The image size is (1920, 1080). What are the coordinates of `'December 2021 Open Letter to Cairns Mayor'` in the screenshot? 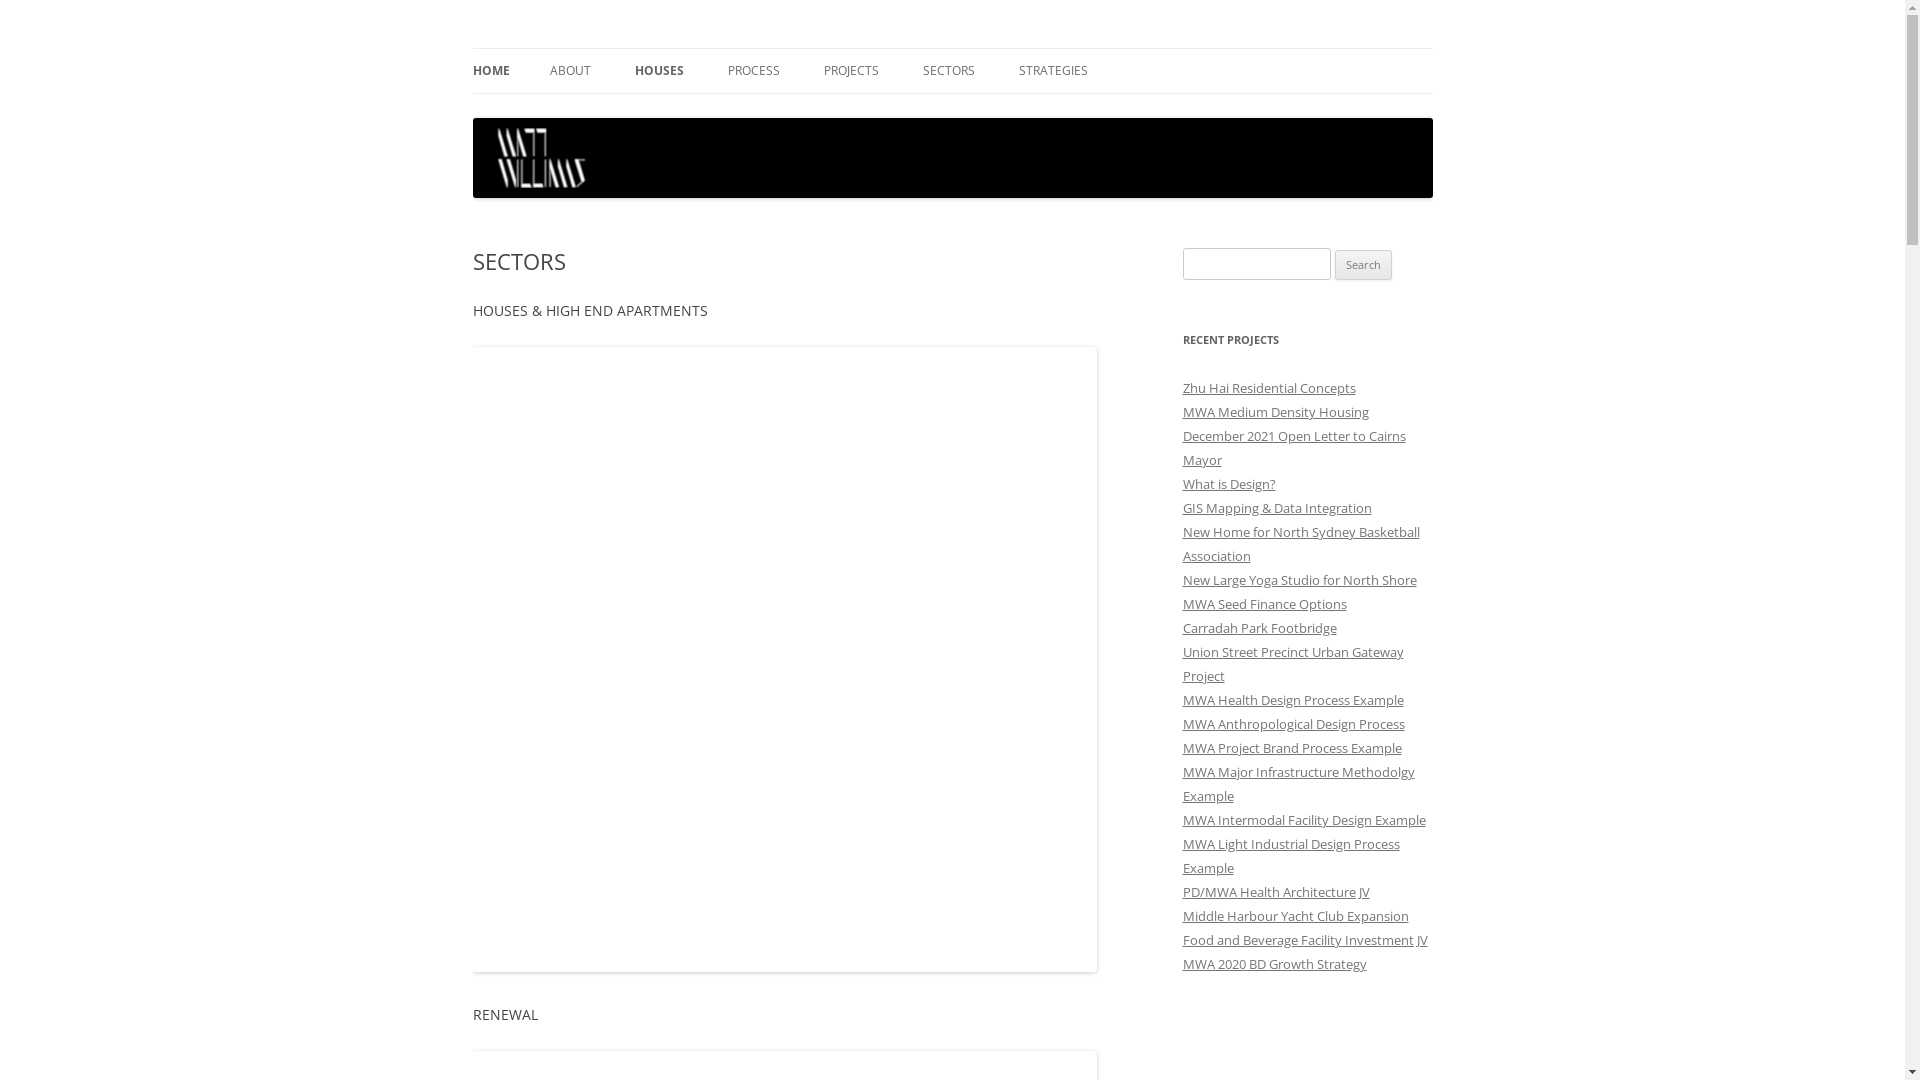 It's located at (1181, 446).